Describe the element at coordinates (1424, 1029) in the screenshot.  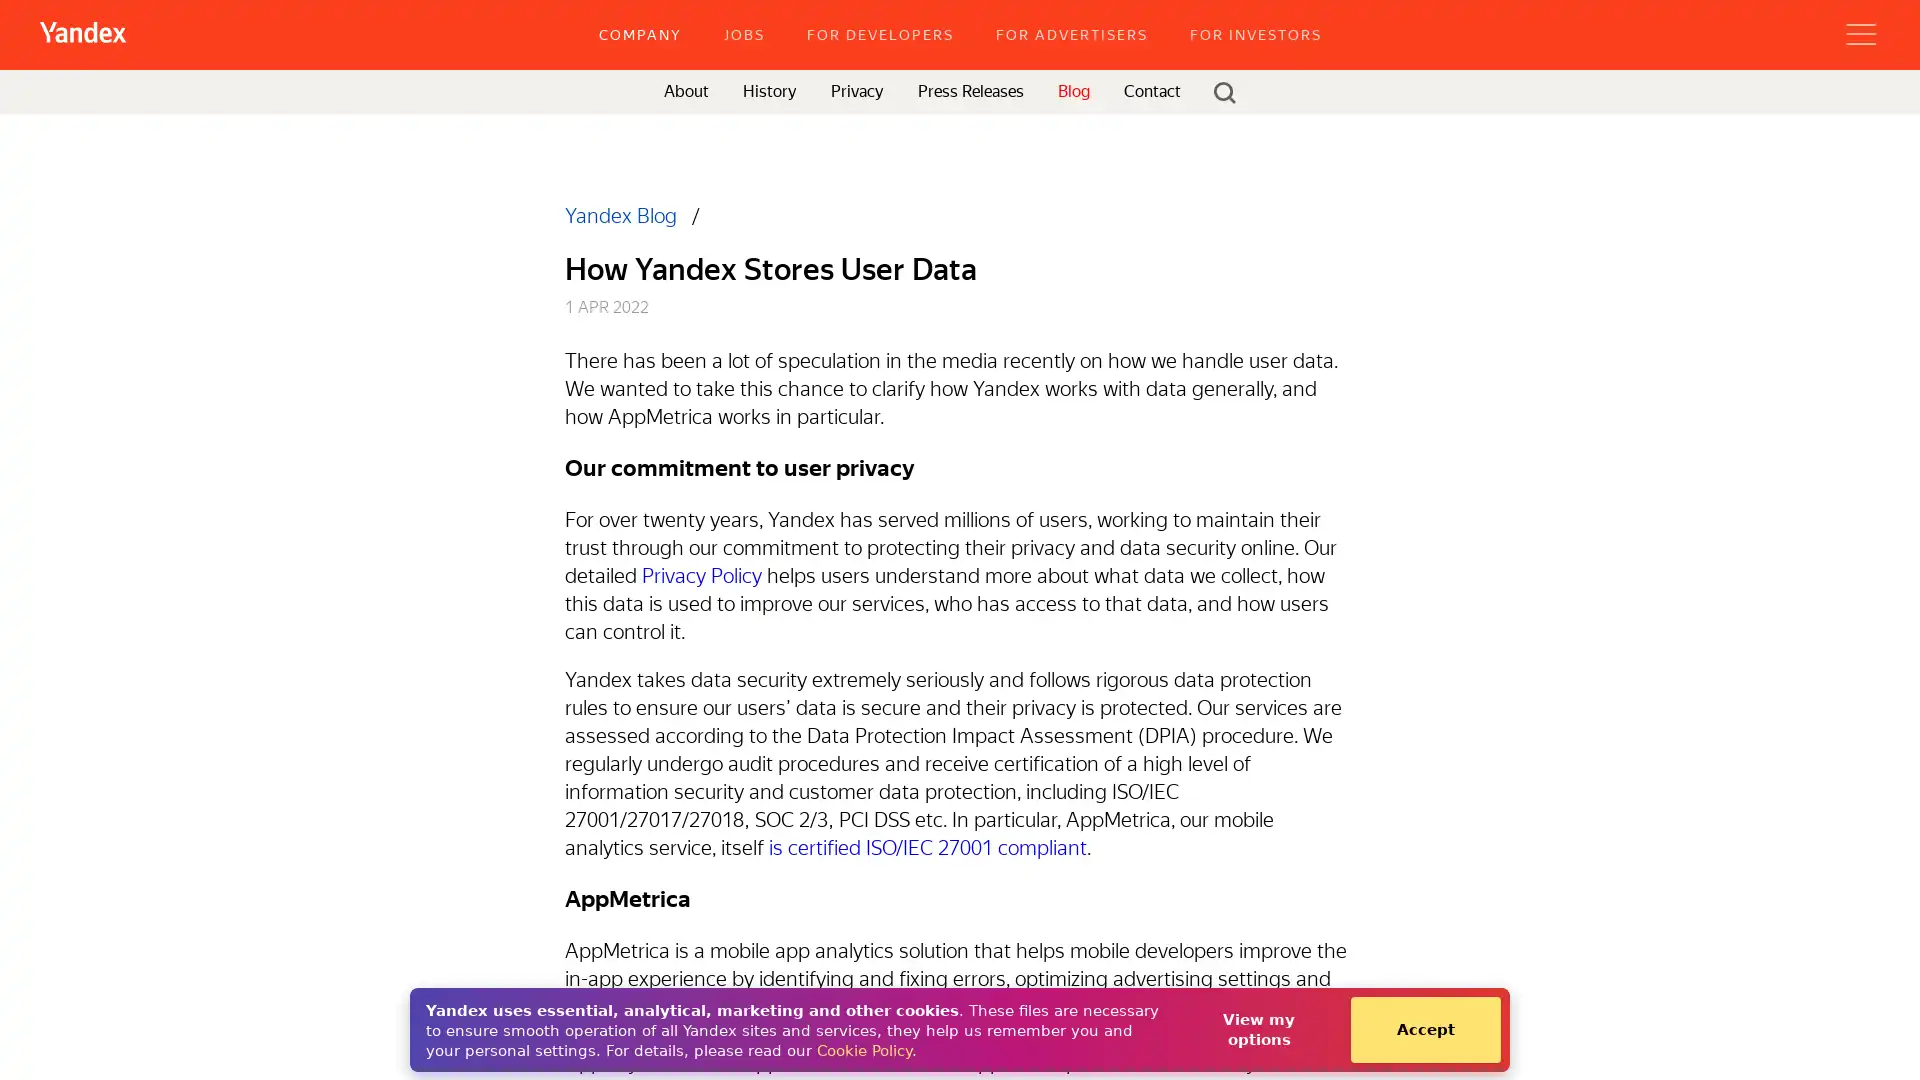
I see `Accept` at that location.